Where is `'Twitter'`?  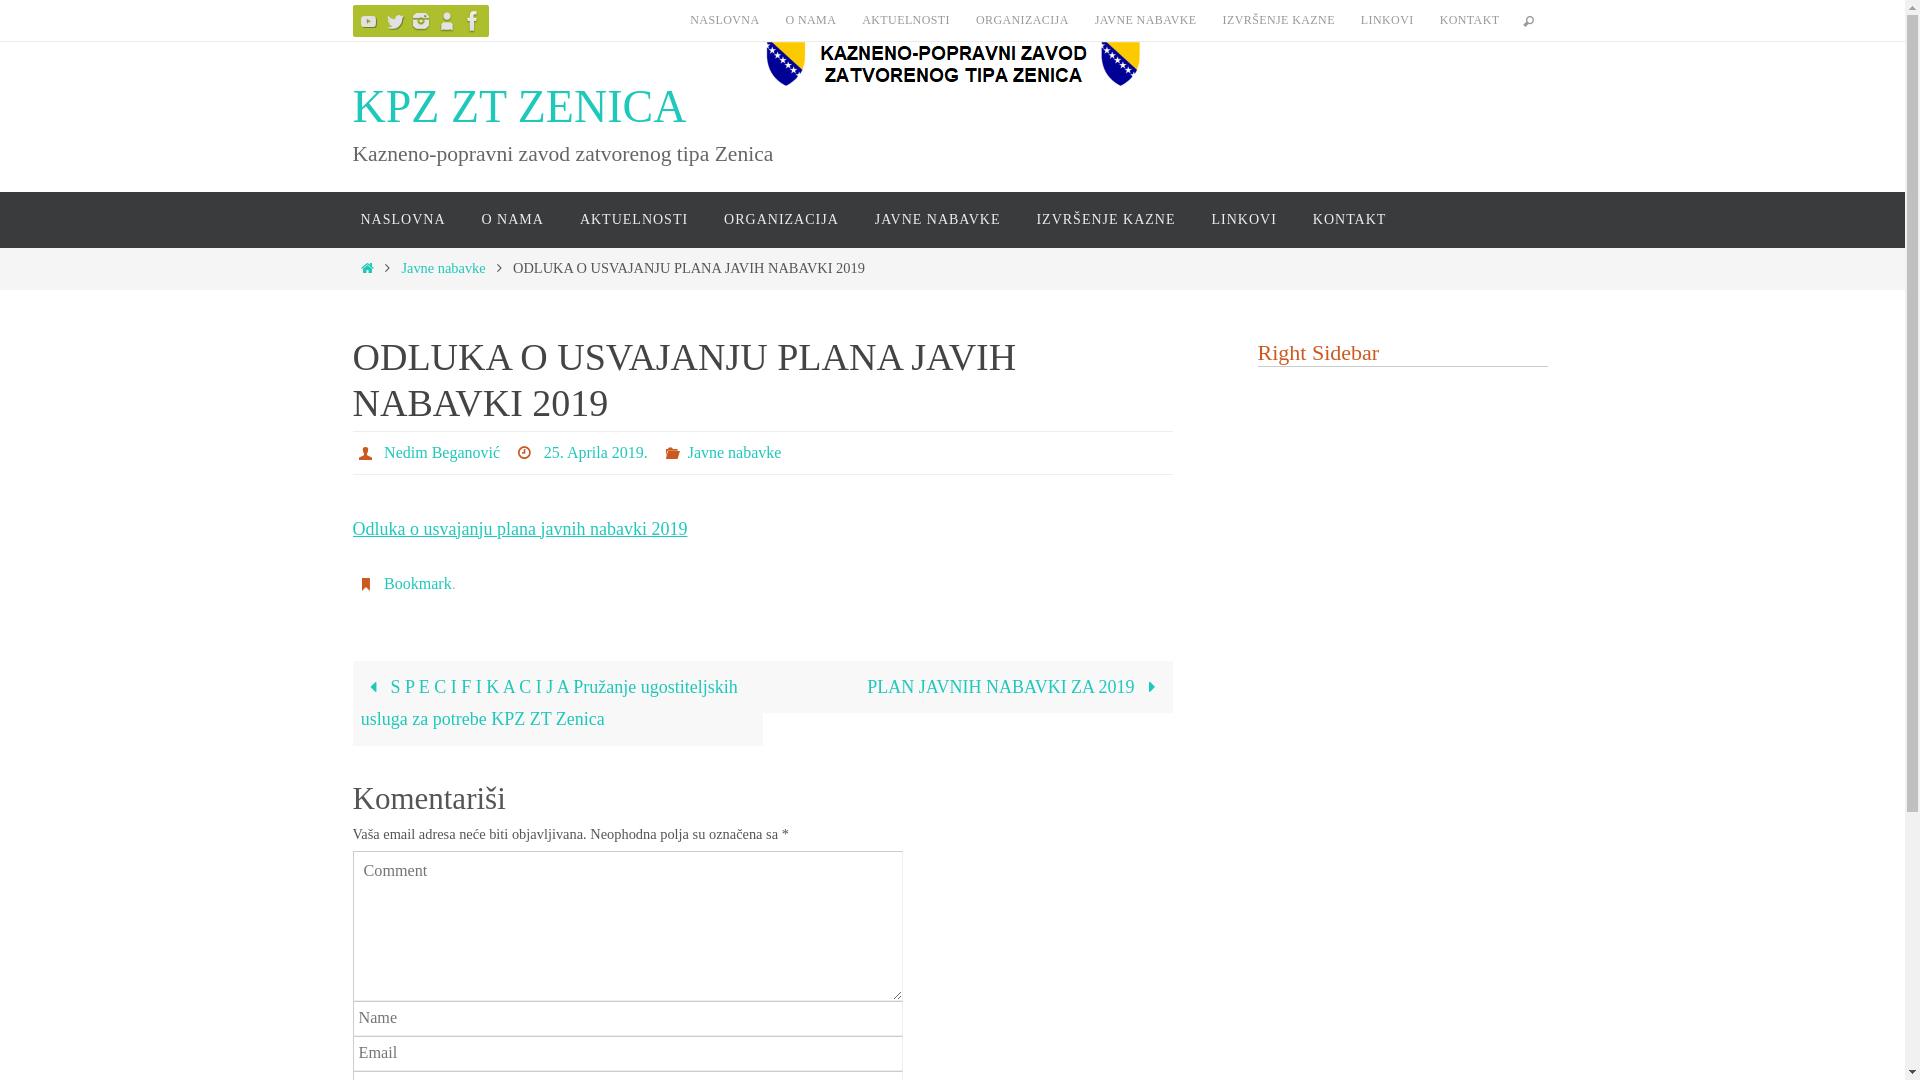 'Twitter' is located at coordinates (378, 20).